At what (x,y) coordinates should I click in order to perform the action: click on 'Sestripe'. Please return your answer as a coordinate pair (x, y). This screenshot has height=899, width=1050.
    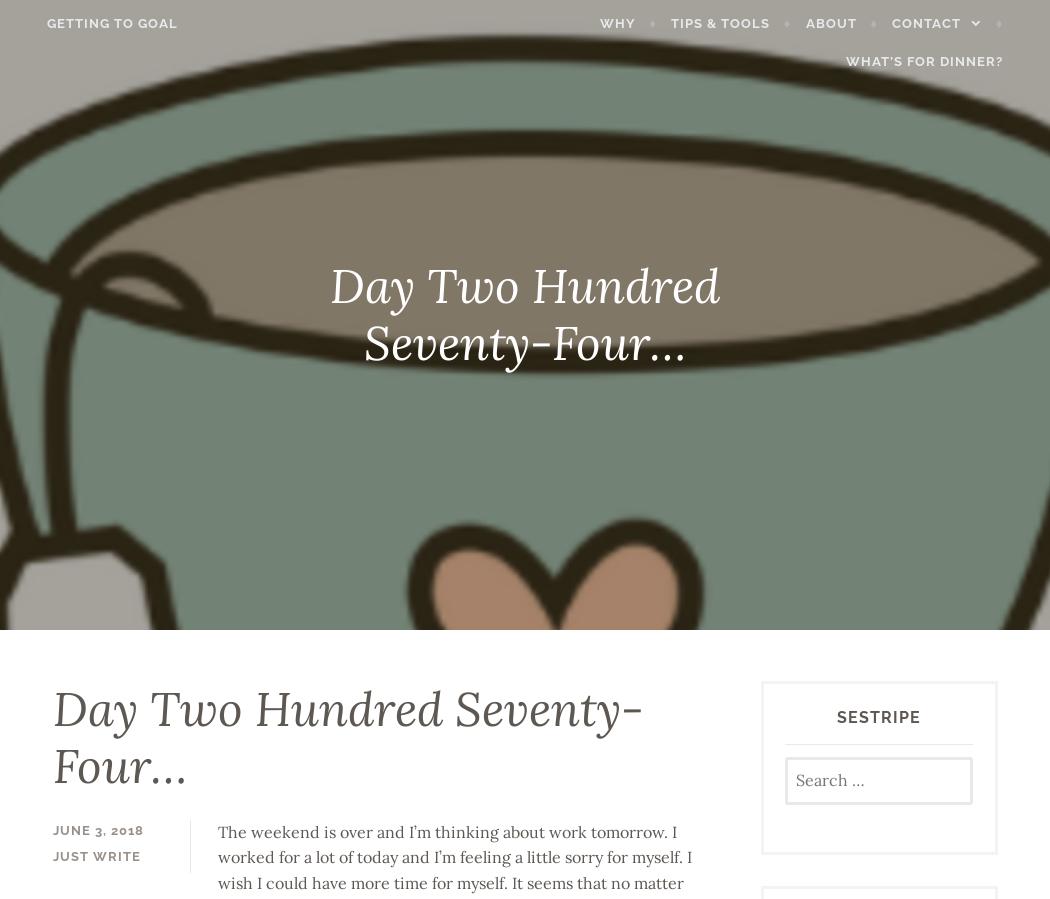
    Looking at the image, I should click on (877, 716).